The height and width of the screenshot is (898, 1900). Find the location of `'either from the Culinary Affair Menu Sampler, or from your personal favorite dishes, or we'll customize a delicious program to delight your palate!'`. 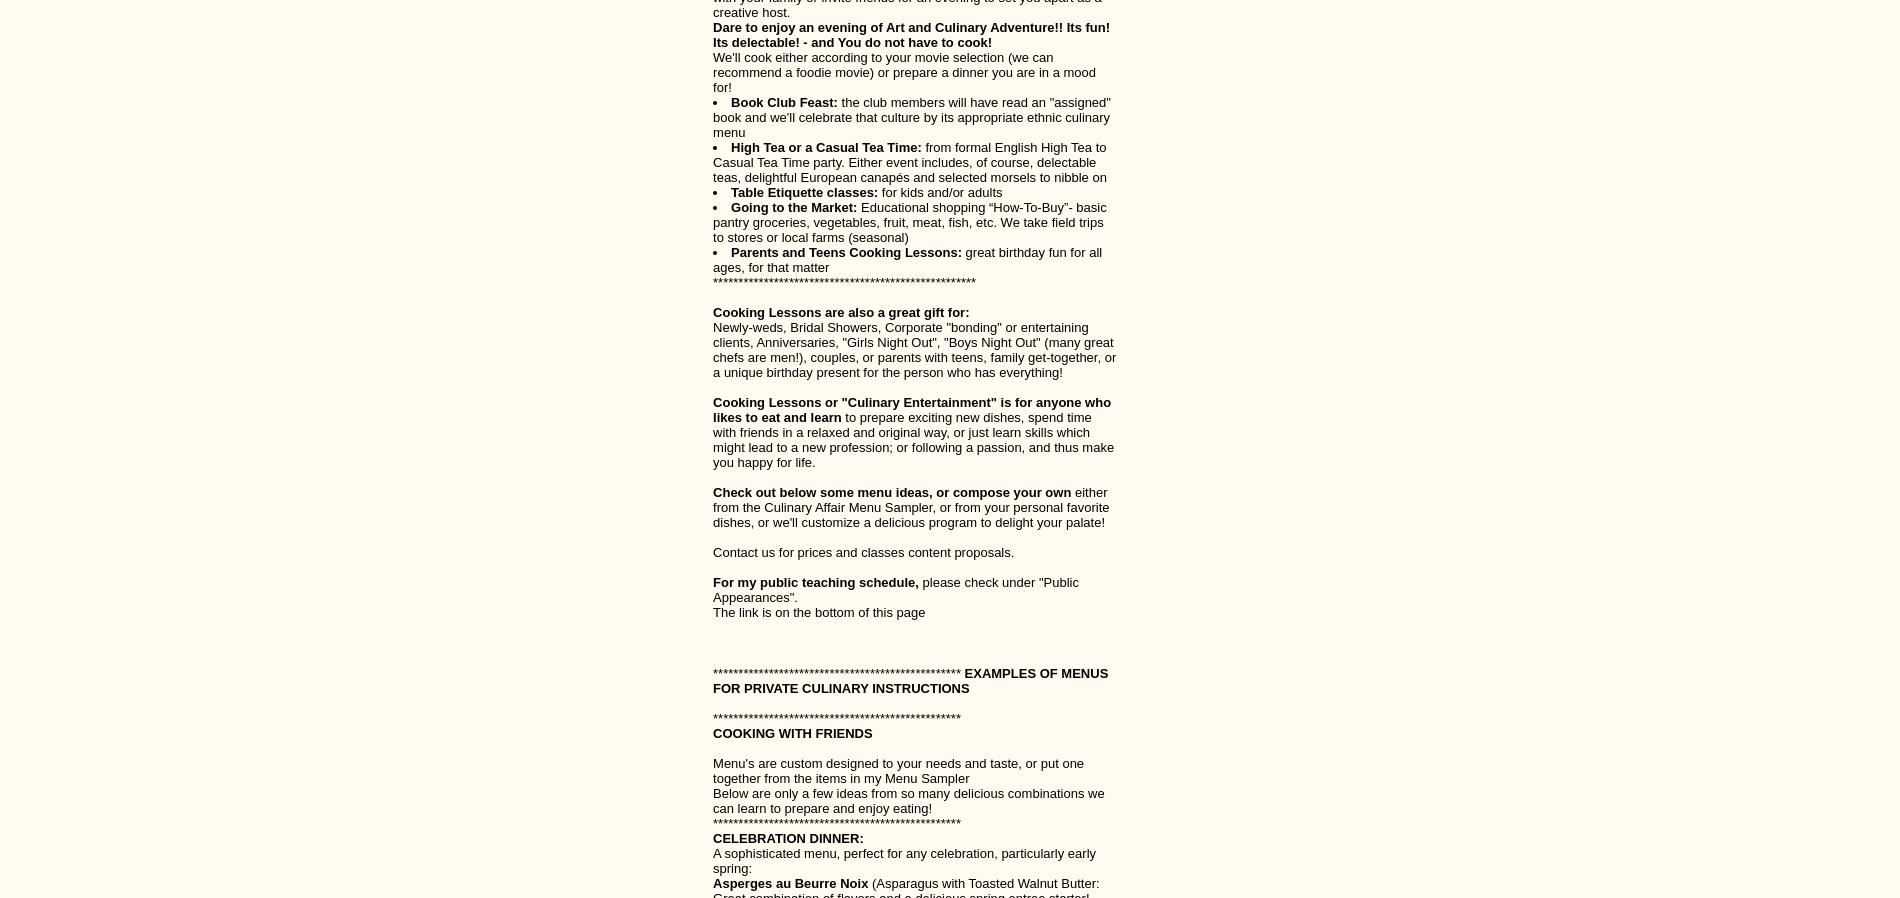

'either from the Culinary Affair Menu Sampler, or from your personal favorite dishes, or we'll customize a delicious program to delight your palate!' is located at coordinates (910, 506).